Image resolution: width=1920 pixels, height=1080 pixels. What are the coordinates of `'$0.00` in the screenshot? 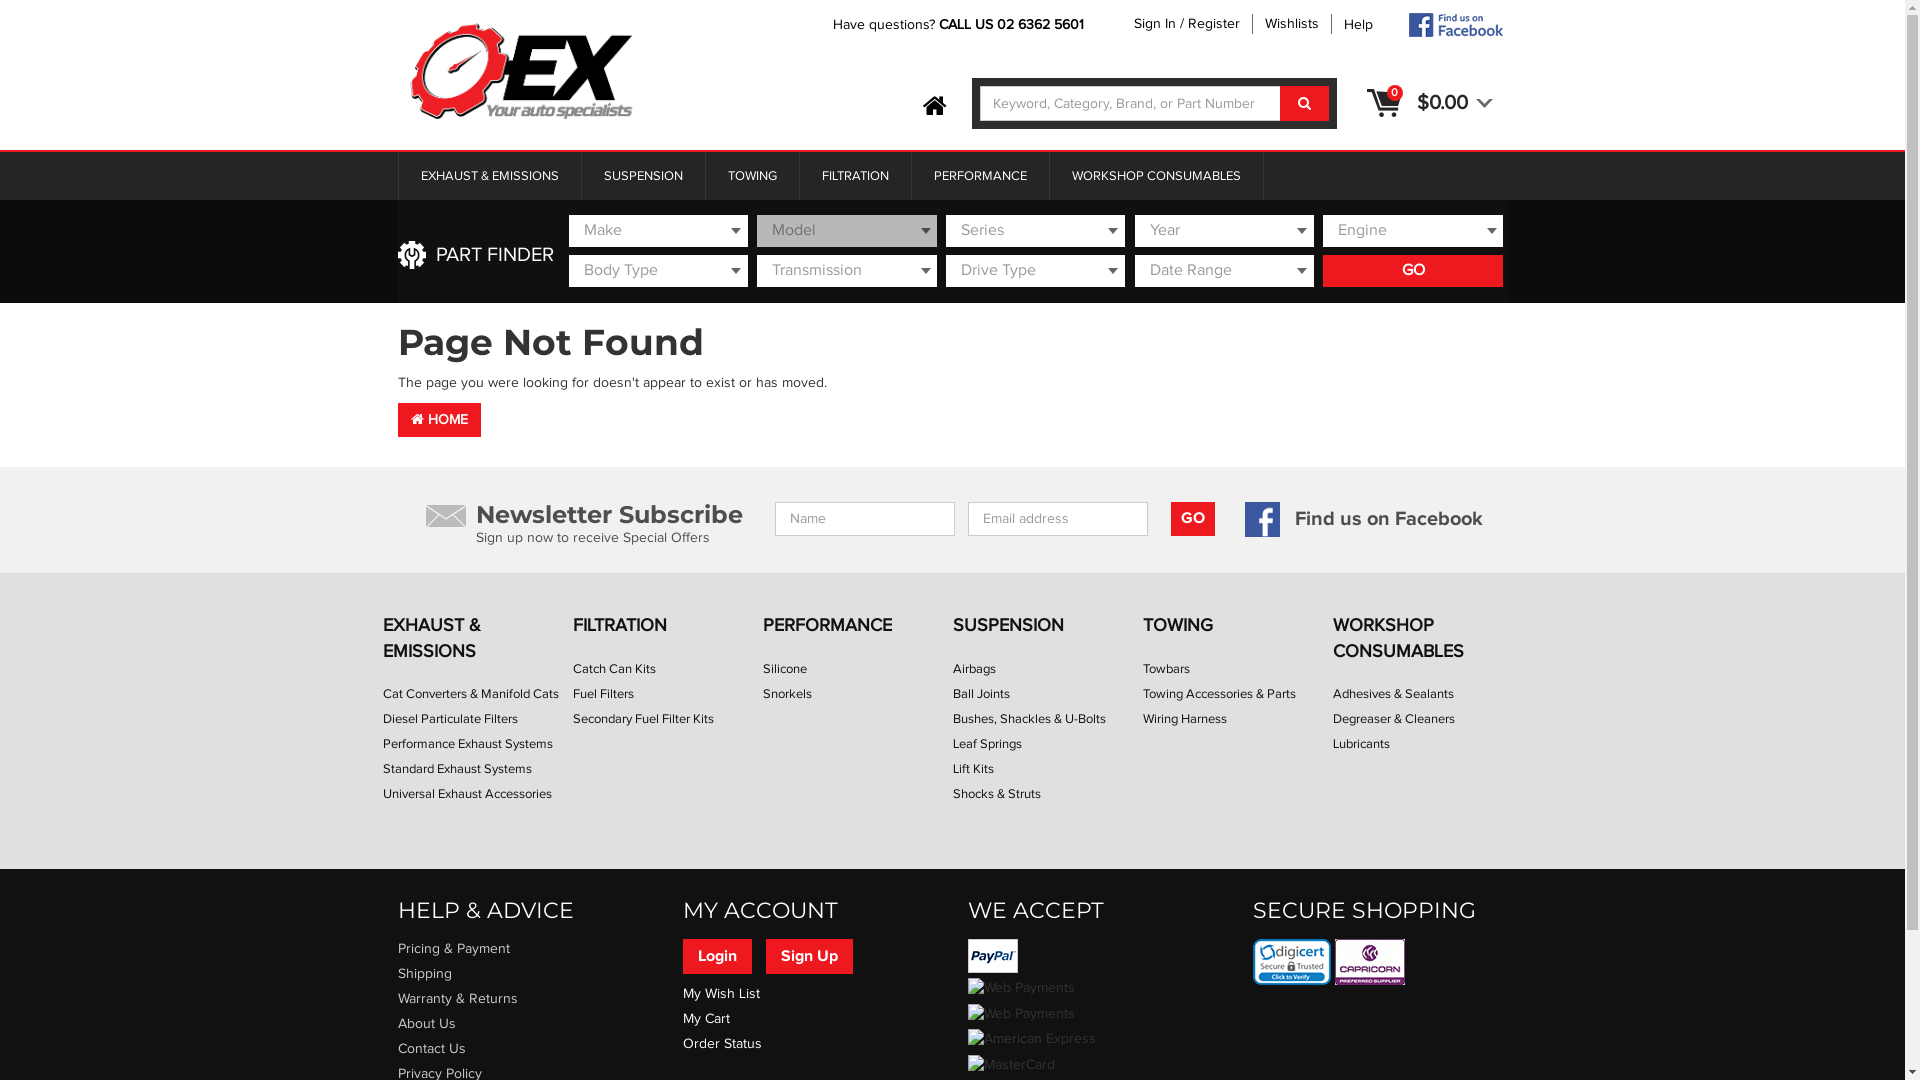 It's located at (1454, 103).